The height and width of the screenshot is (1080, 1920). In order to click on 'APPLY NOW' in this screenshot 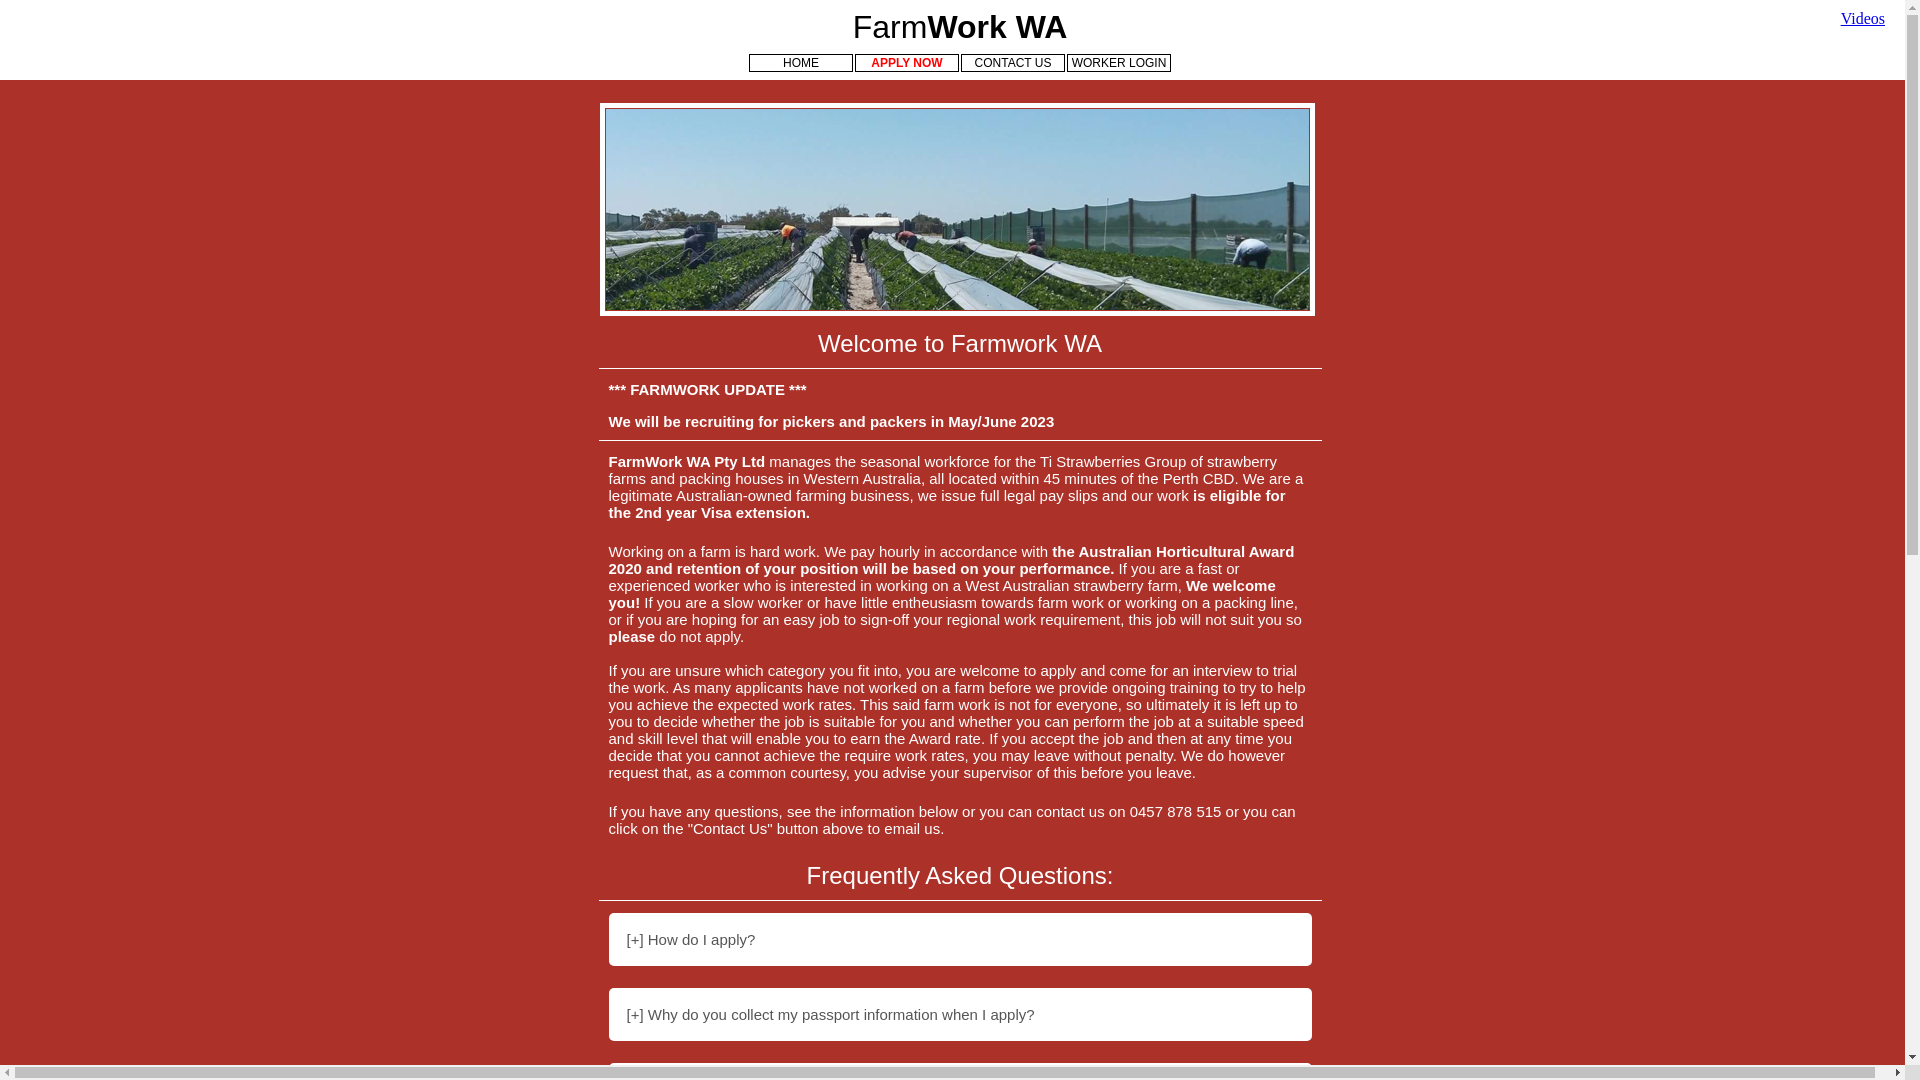, I will do `click(906, 61)`.